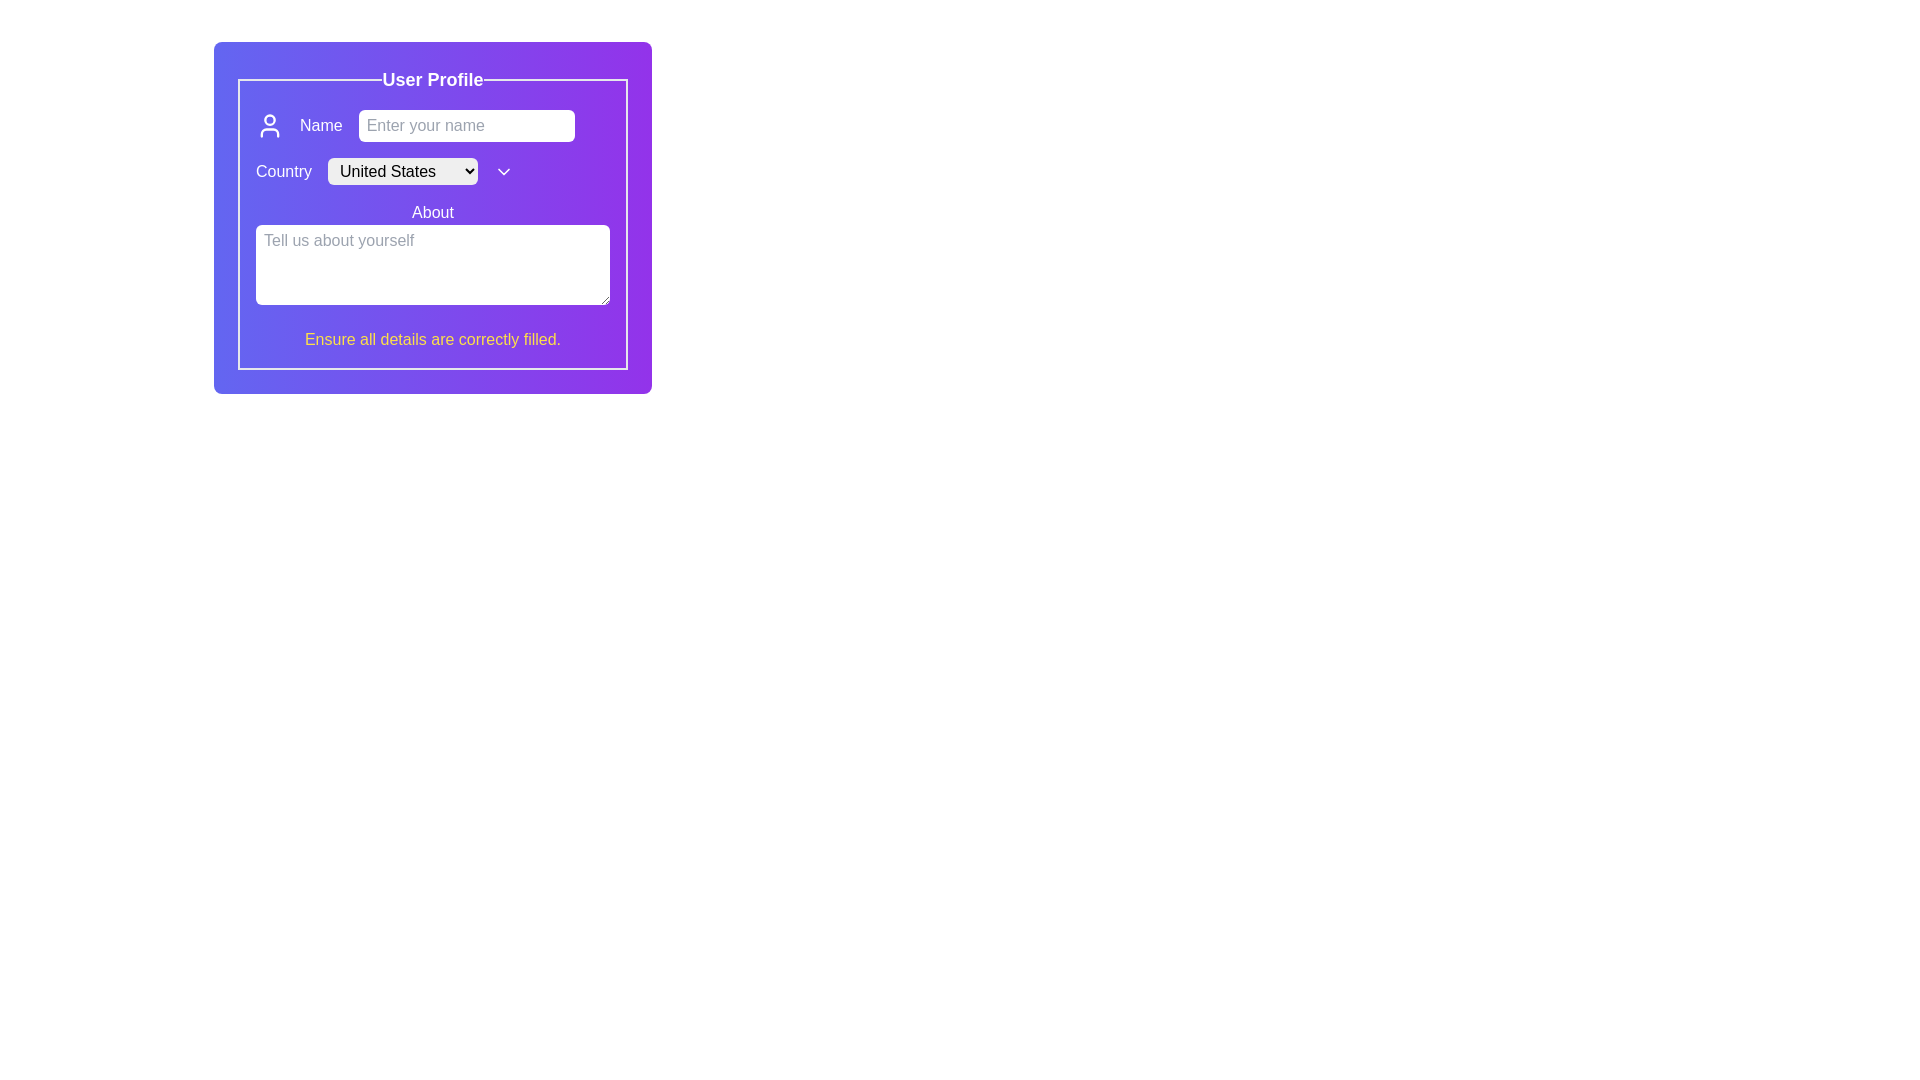 The width and height of the screenshot is (1920, 1080). I want to click on the text input field labeled 'Enter your name', so click(465, 126).